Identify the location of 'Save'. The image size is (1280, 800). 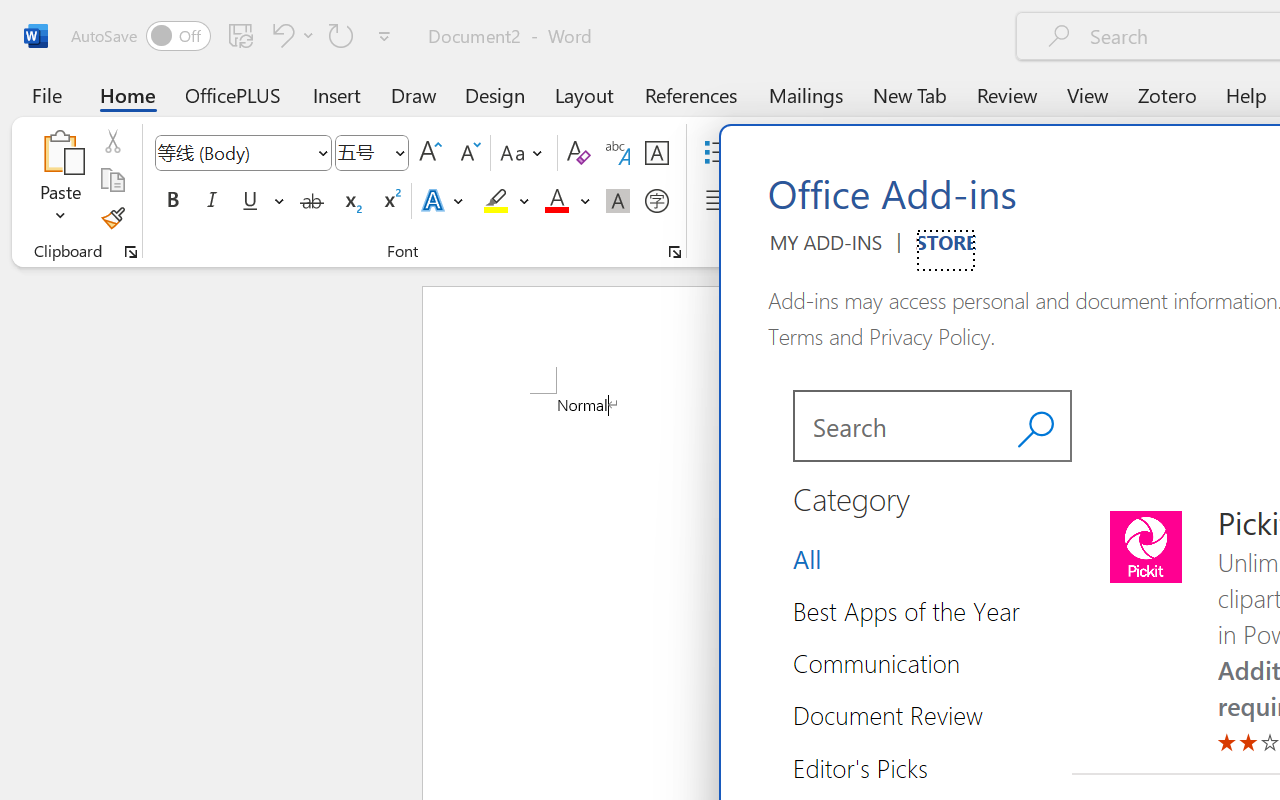
(240, 34).